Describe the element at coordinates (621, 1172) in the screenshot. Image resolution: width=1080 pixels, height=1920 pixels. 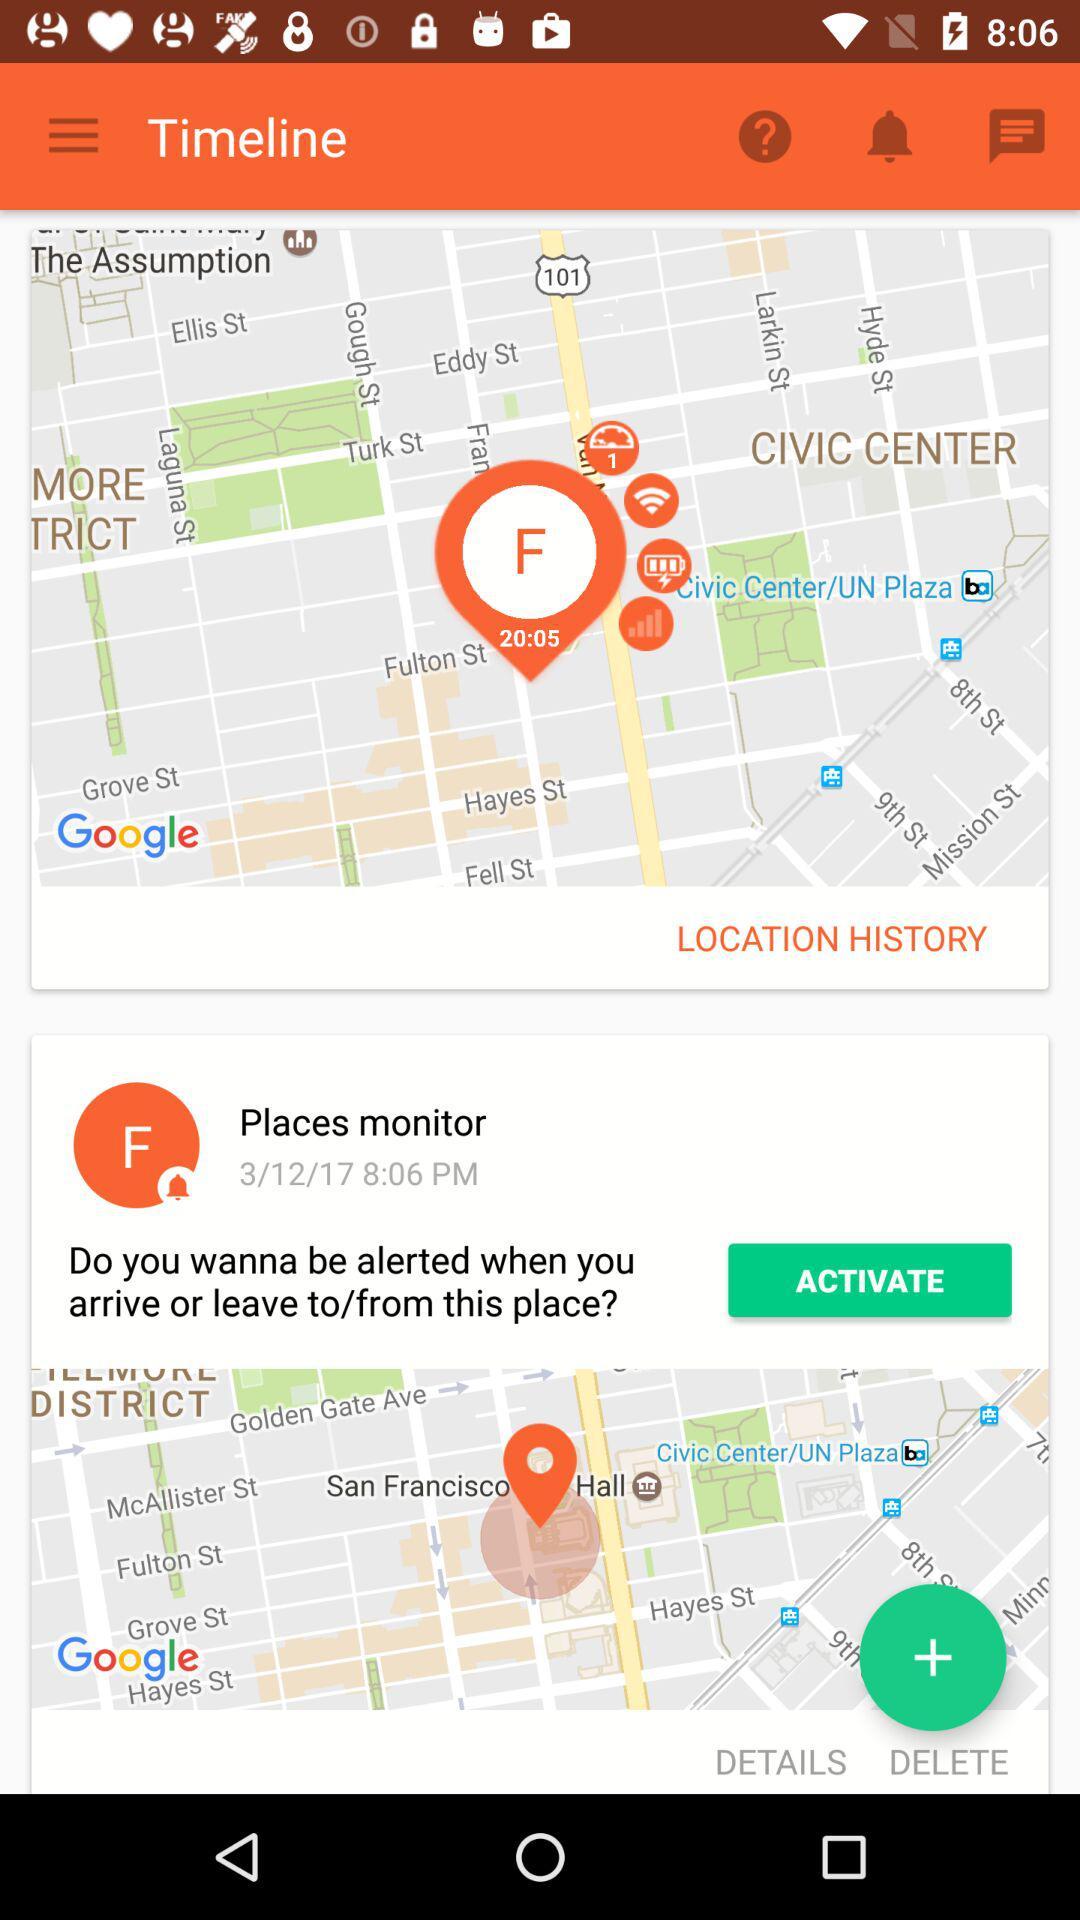
I see `the icon to the right of the f icon` at that location.